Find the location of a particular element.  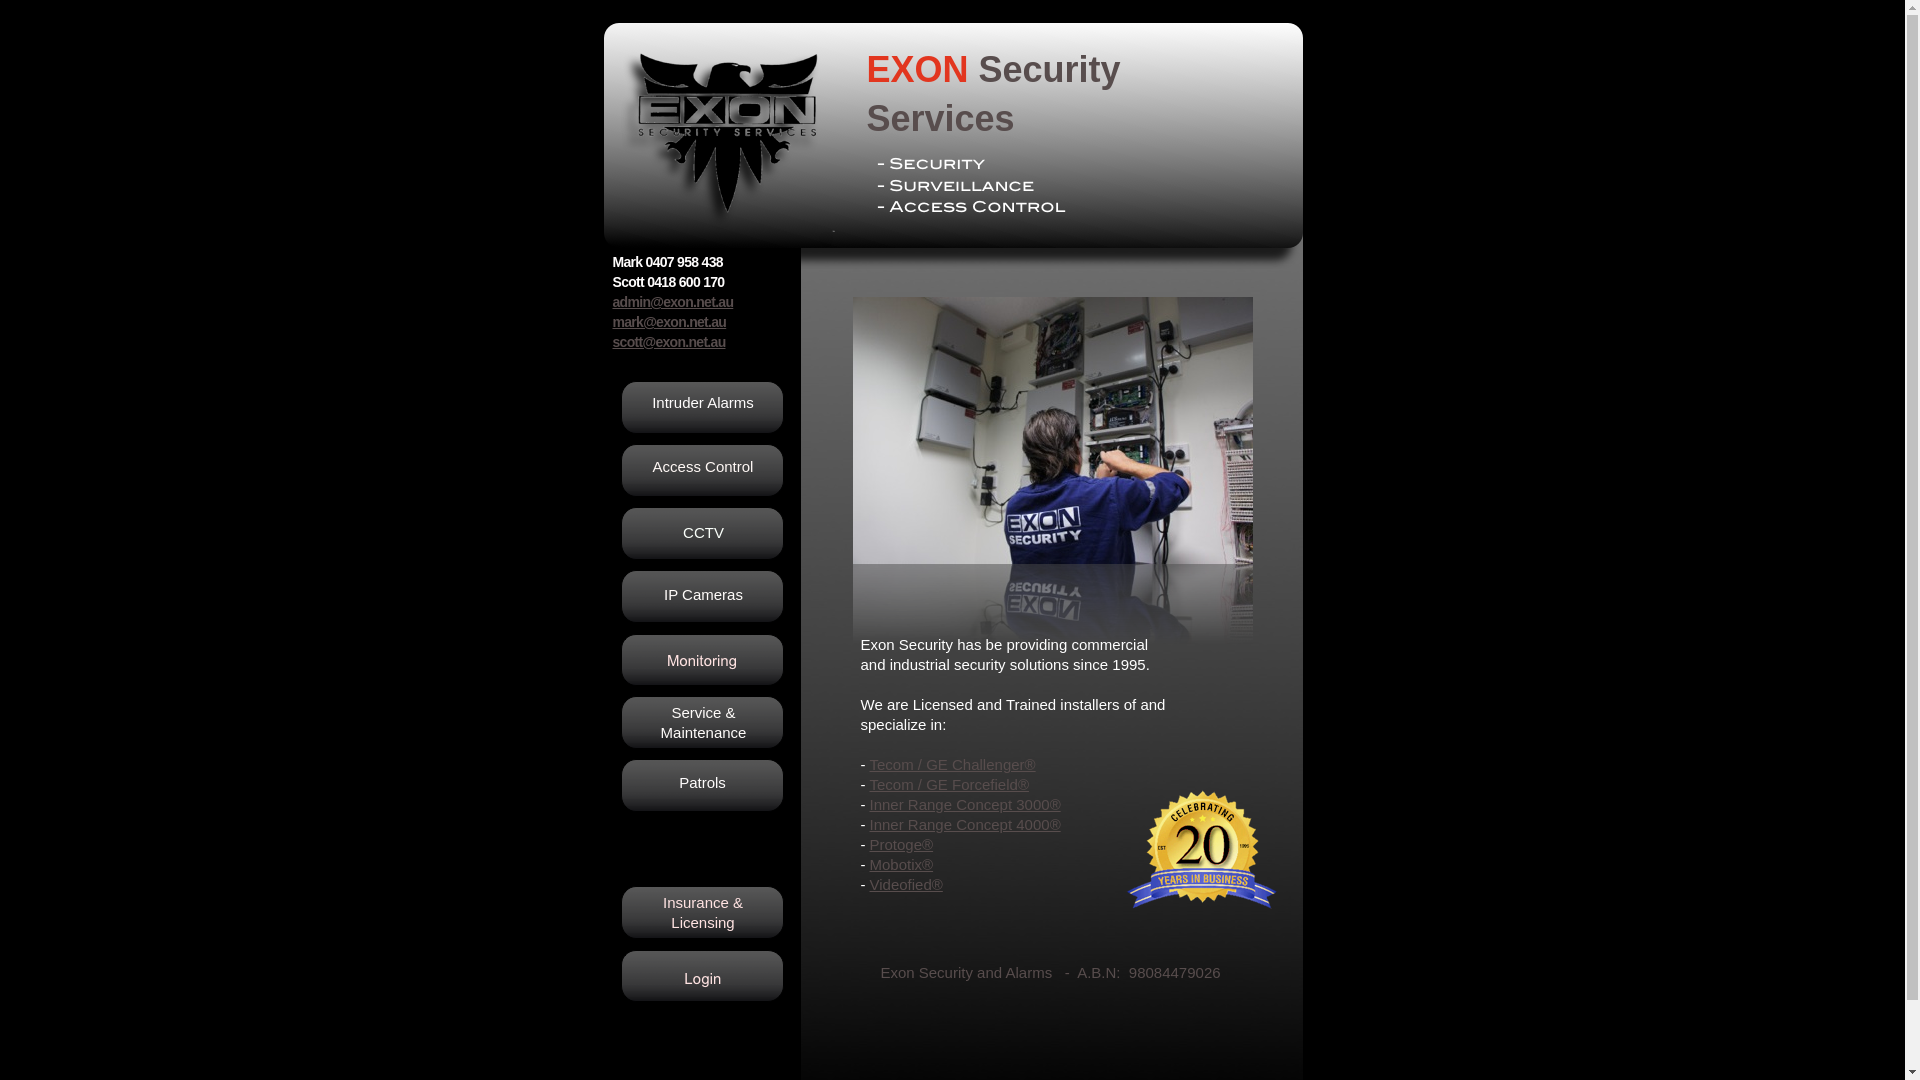

'mark@exon.net.au' is located at coordinates (668, 320).